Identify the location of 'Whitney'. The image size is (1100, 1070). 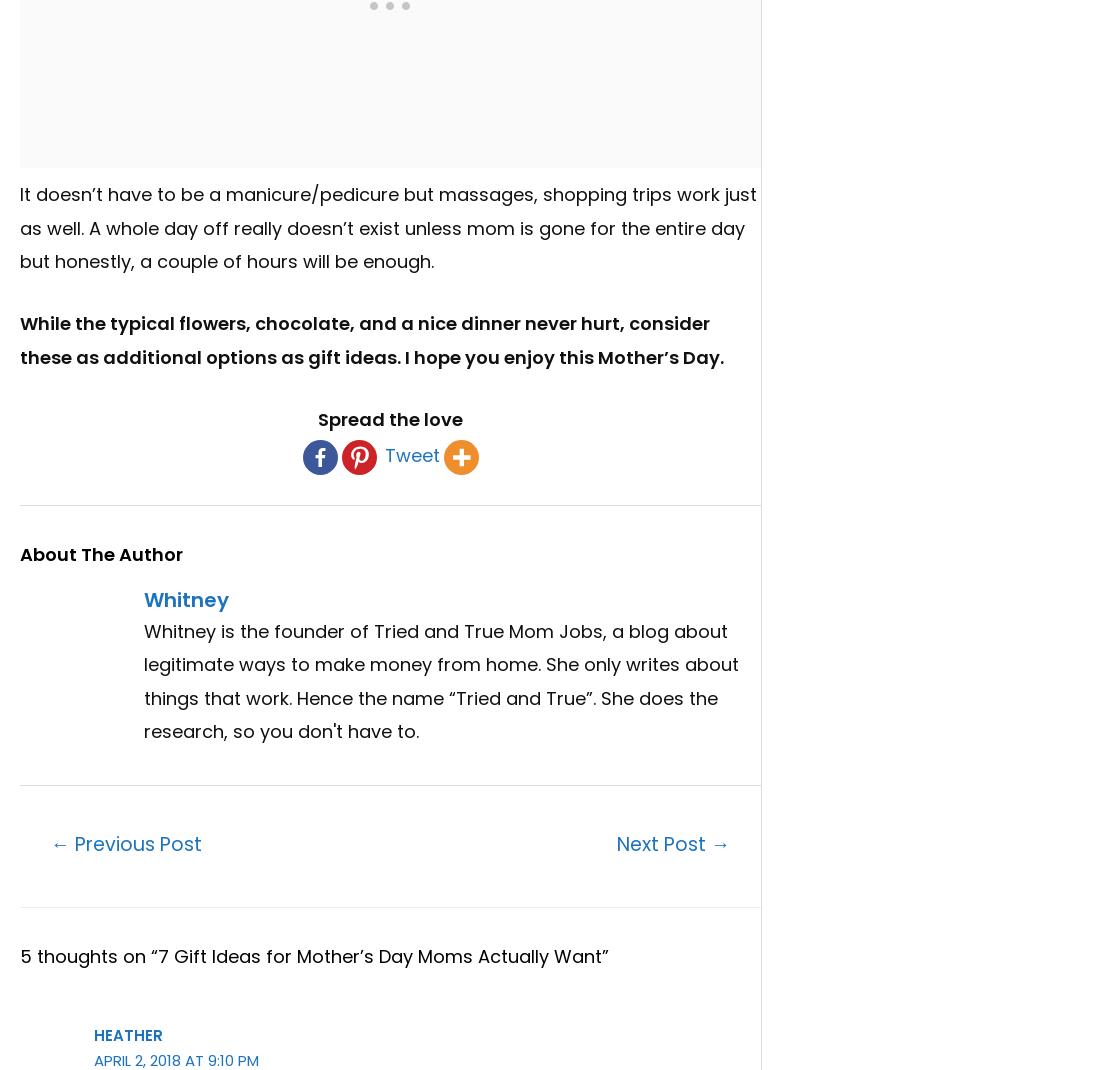
(184, 598).